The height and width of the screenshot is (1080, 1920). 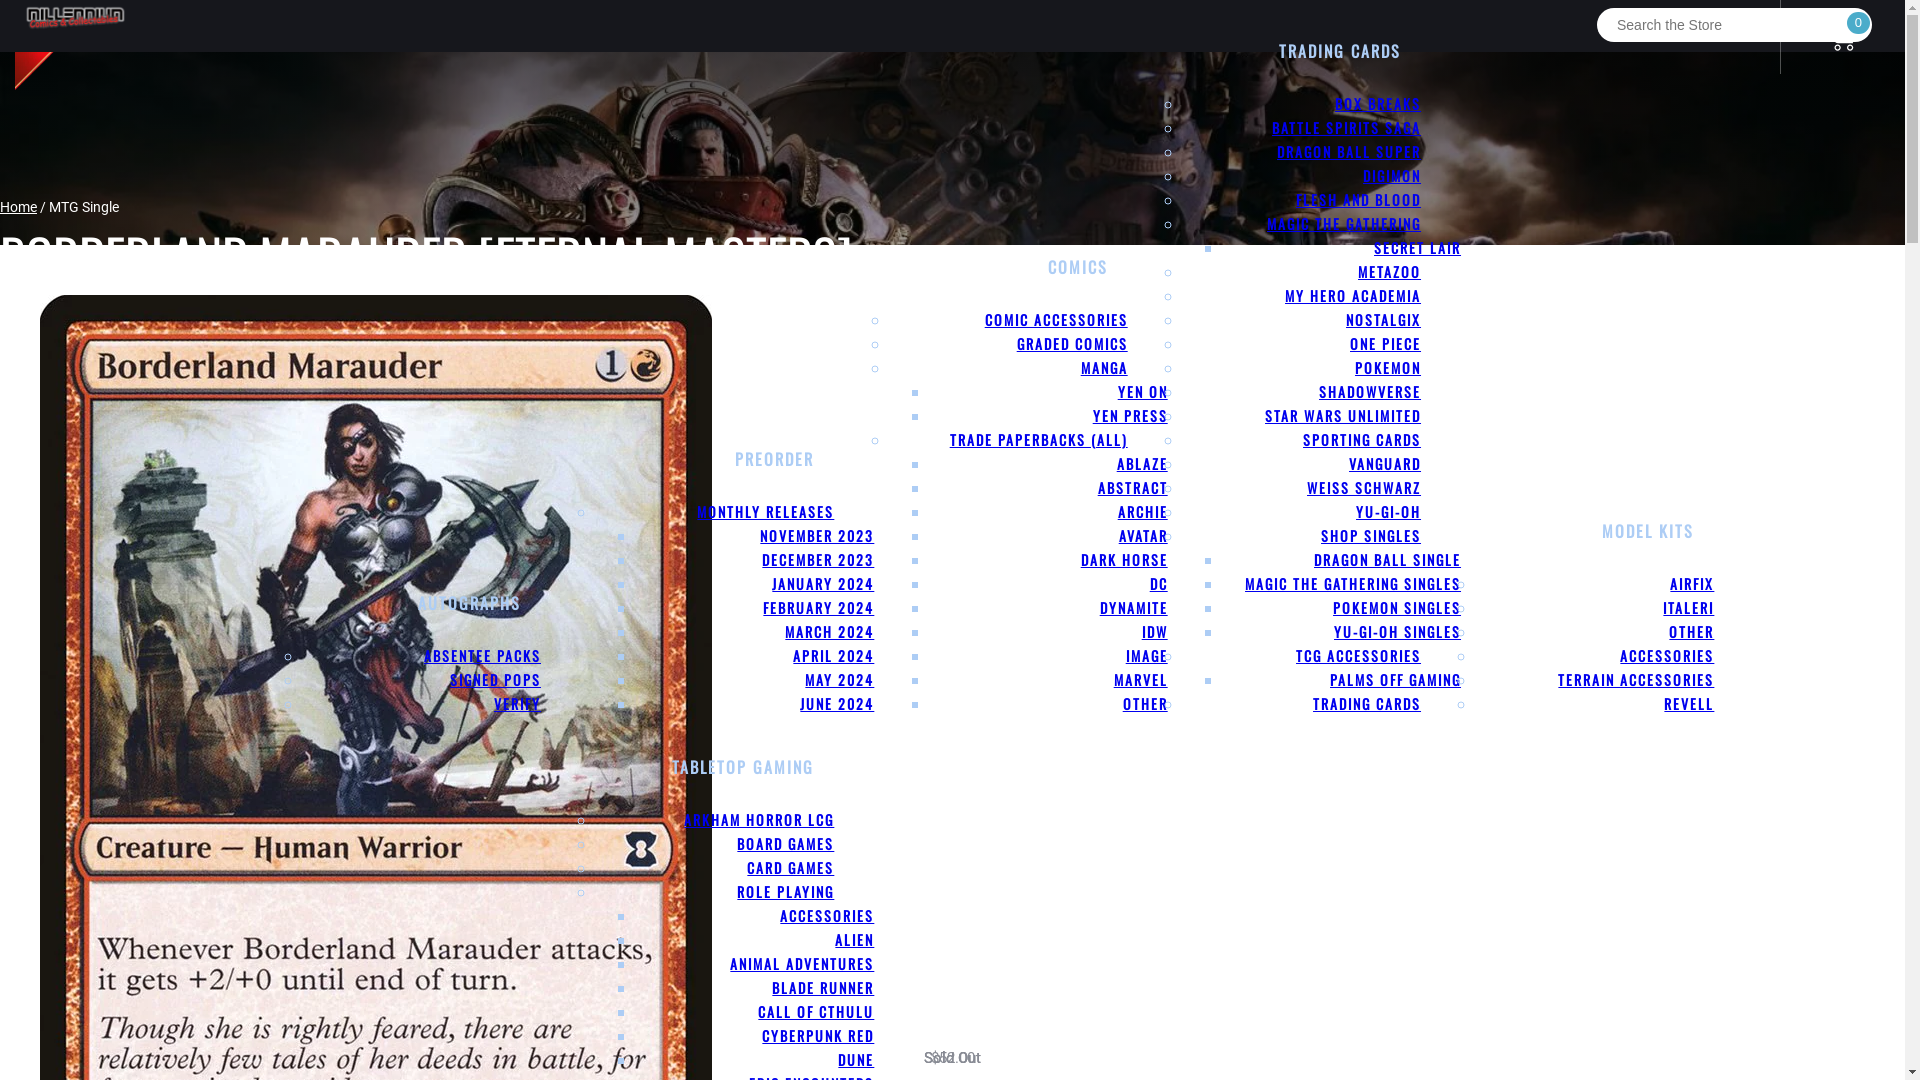 What do you see at coordinates (1353, 583) in the screenshot?
I see `'MAGIC THE GATHERING SINGLES'` at bounding box center [1353, 583].